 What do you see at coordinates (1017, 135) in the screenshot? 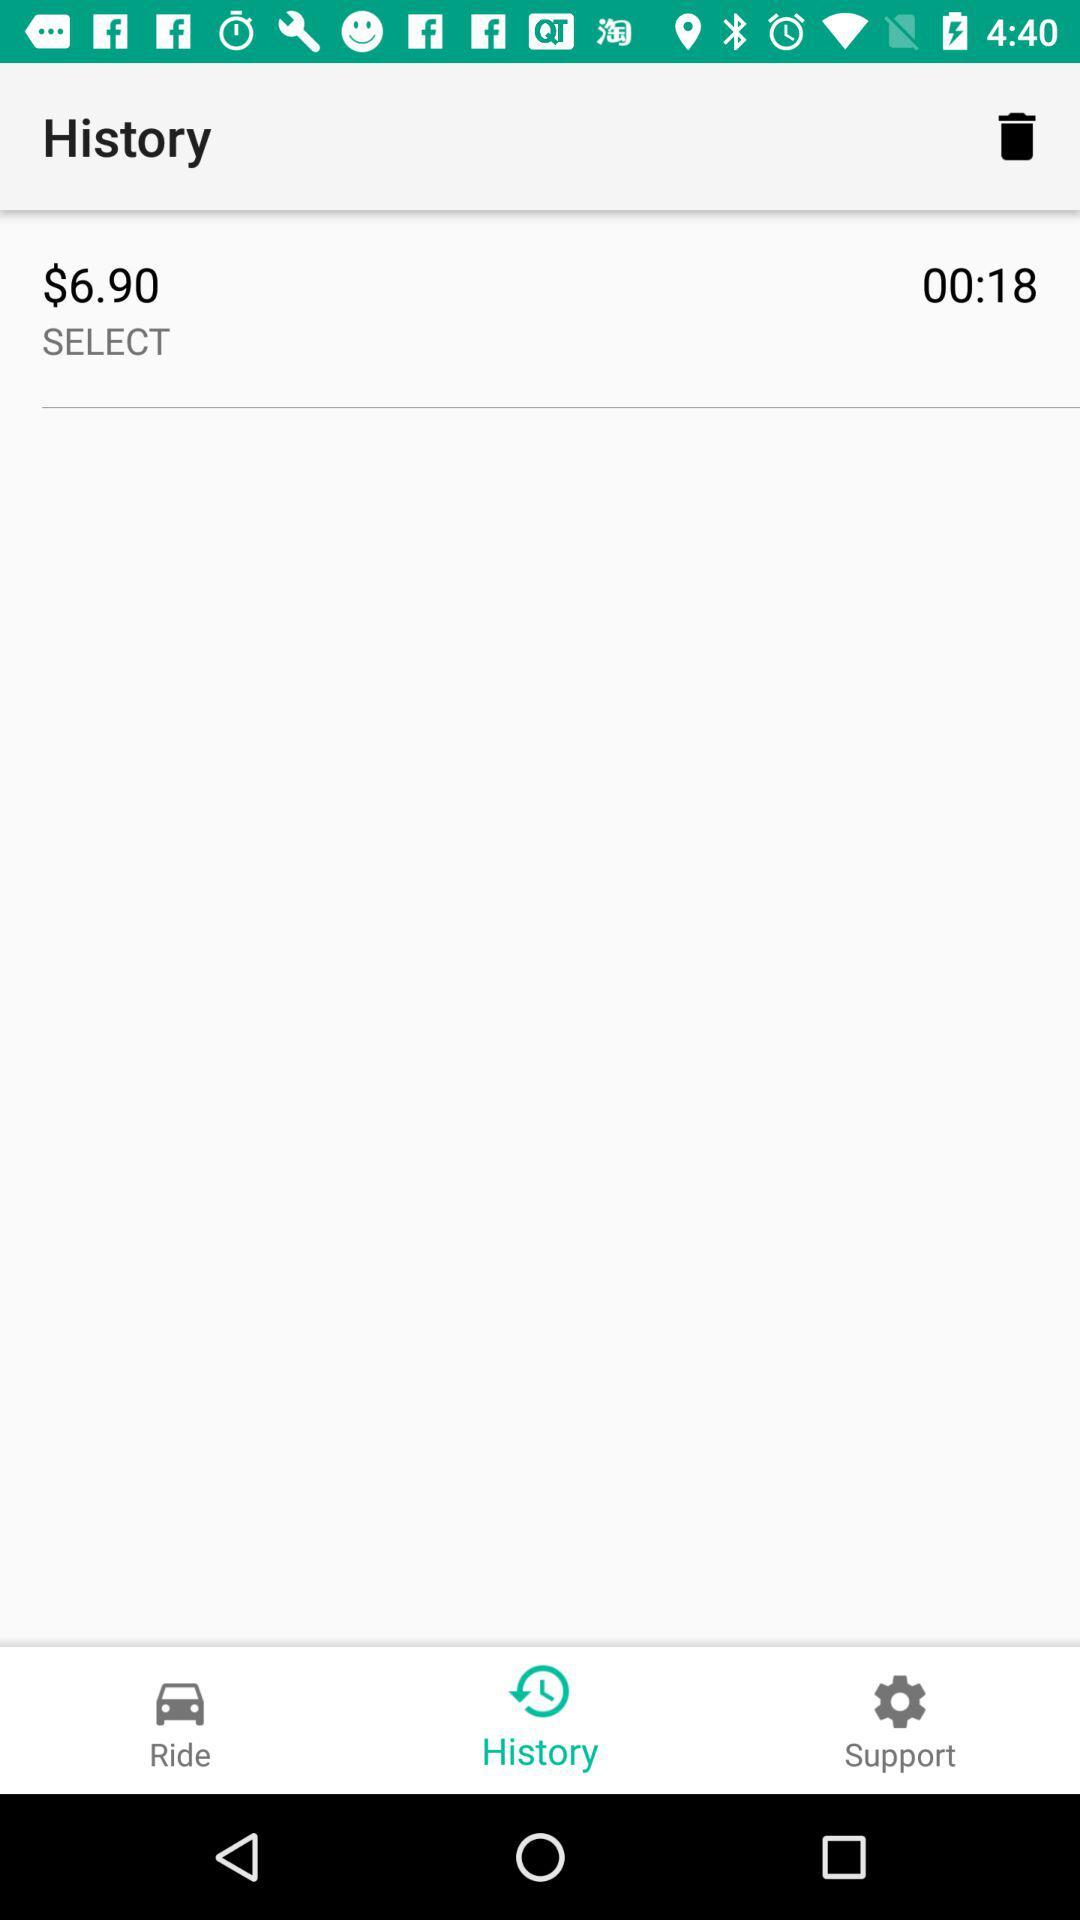
I see `icon above the 00:18 icon` at bounding box center [1017, 135].